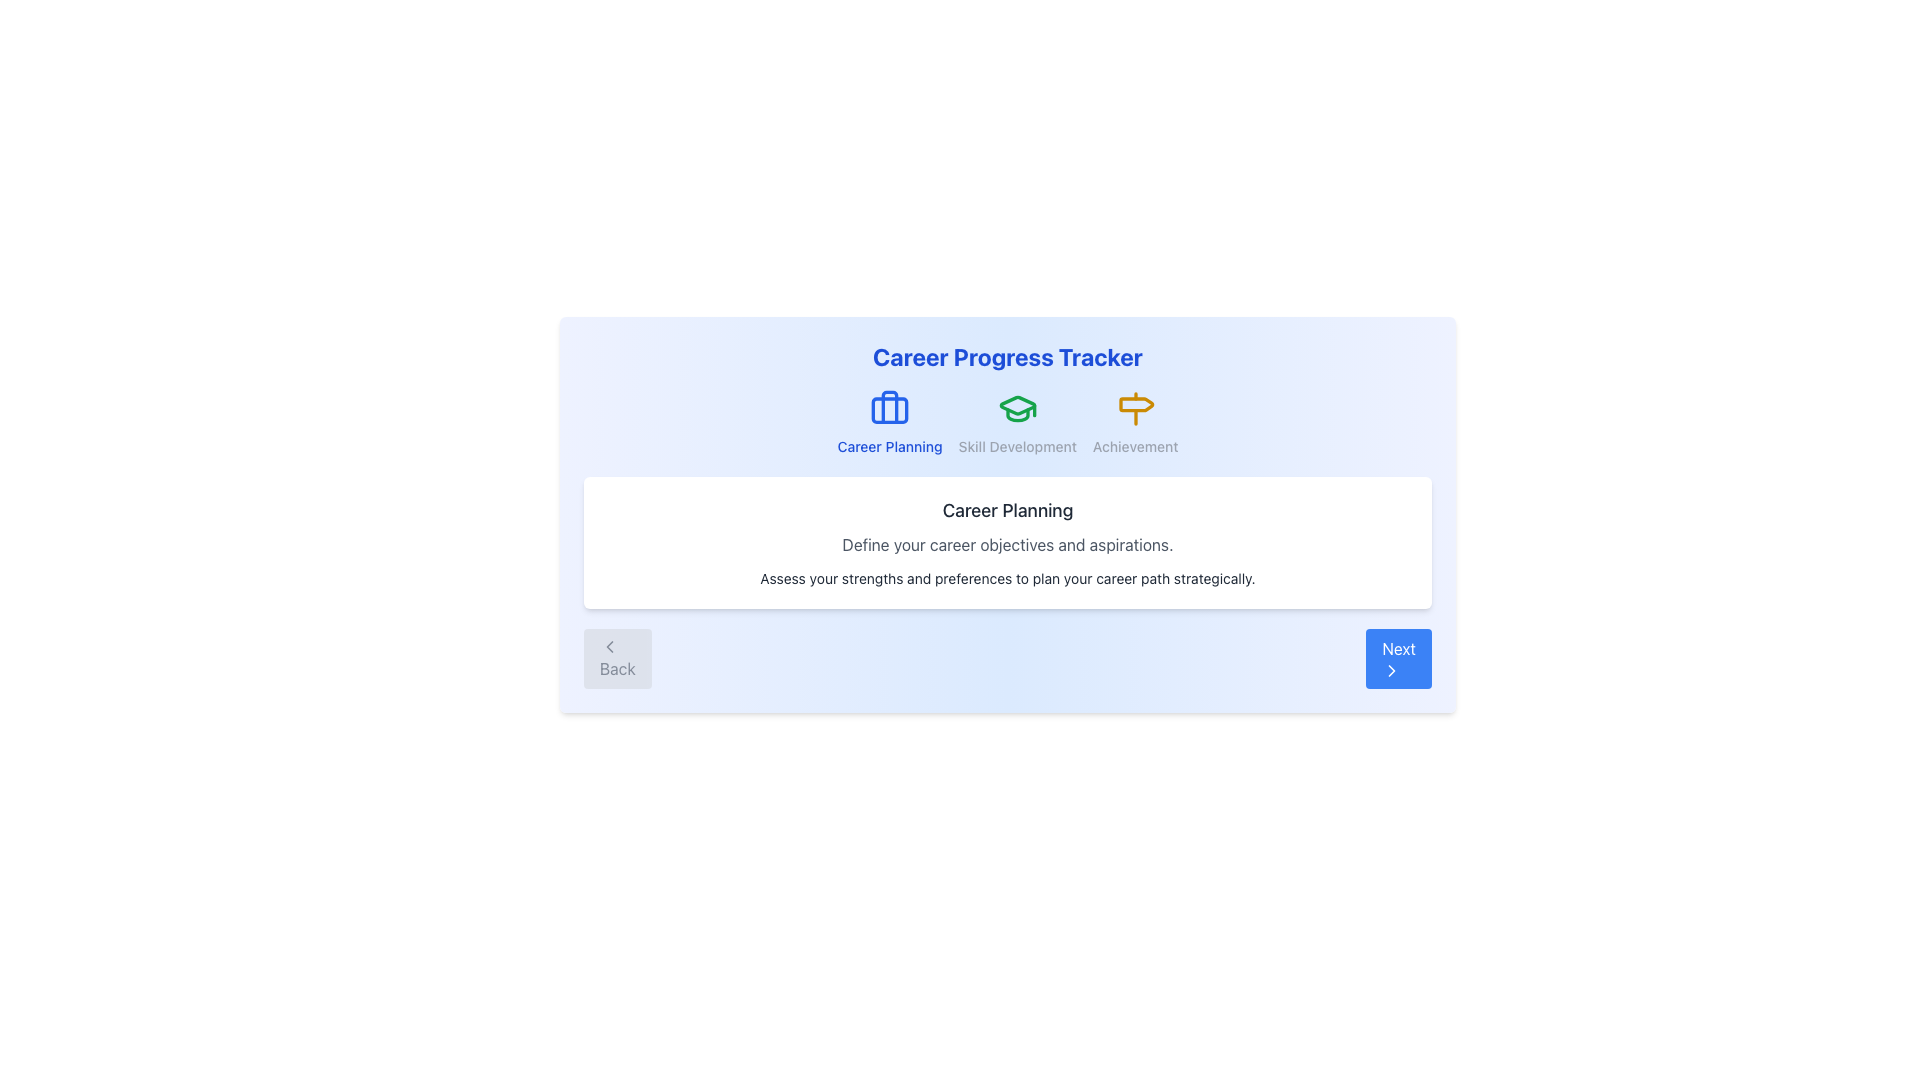  I want to click on leftward-pointing chevron icon, which has a thin dark outline and is located to the left of the 'Back' button, using developer tools, so click(608, 647).